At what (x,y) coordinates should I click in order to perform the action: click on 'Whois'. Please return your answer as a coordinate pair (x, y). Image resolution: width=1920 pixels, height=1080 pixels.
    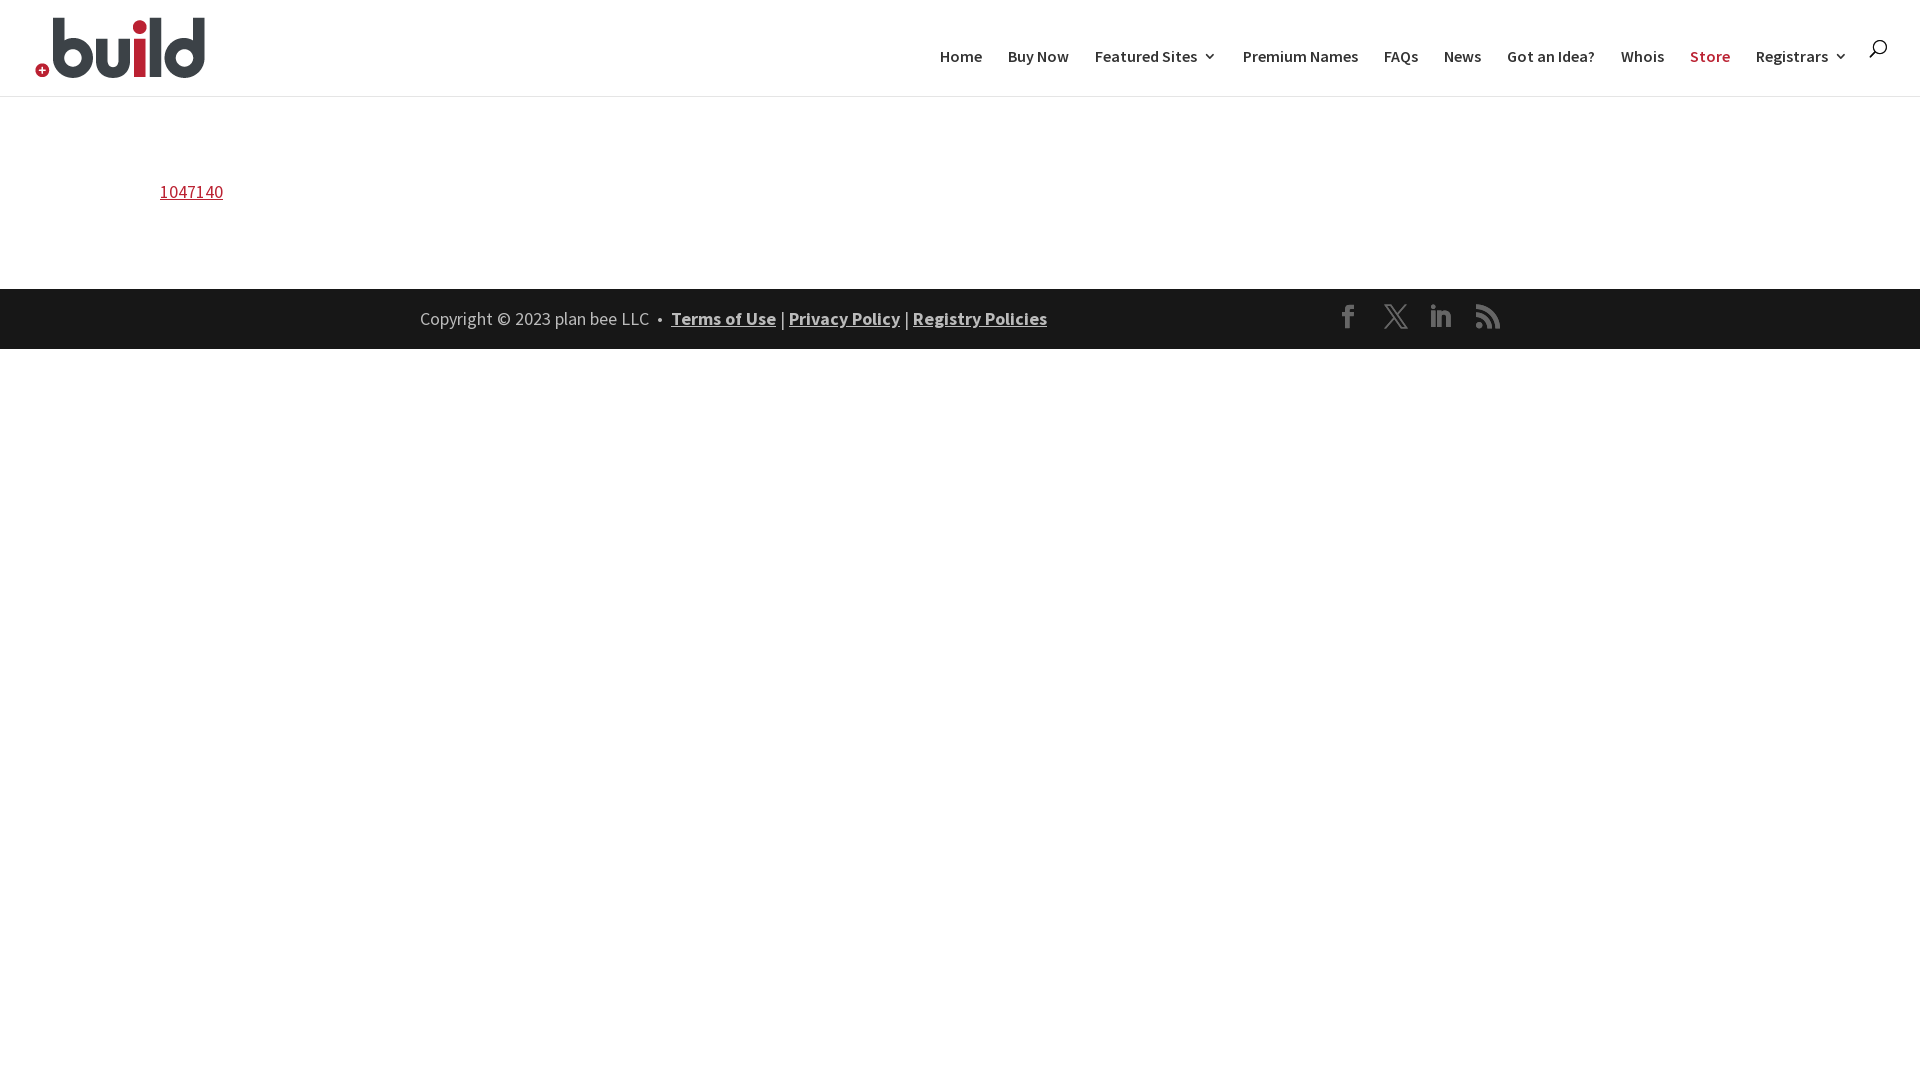
    Looking at the image, I should click on (1642, 71).